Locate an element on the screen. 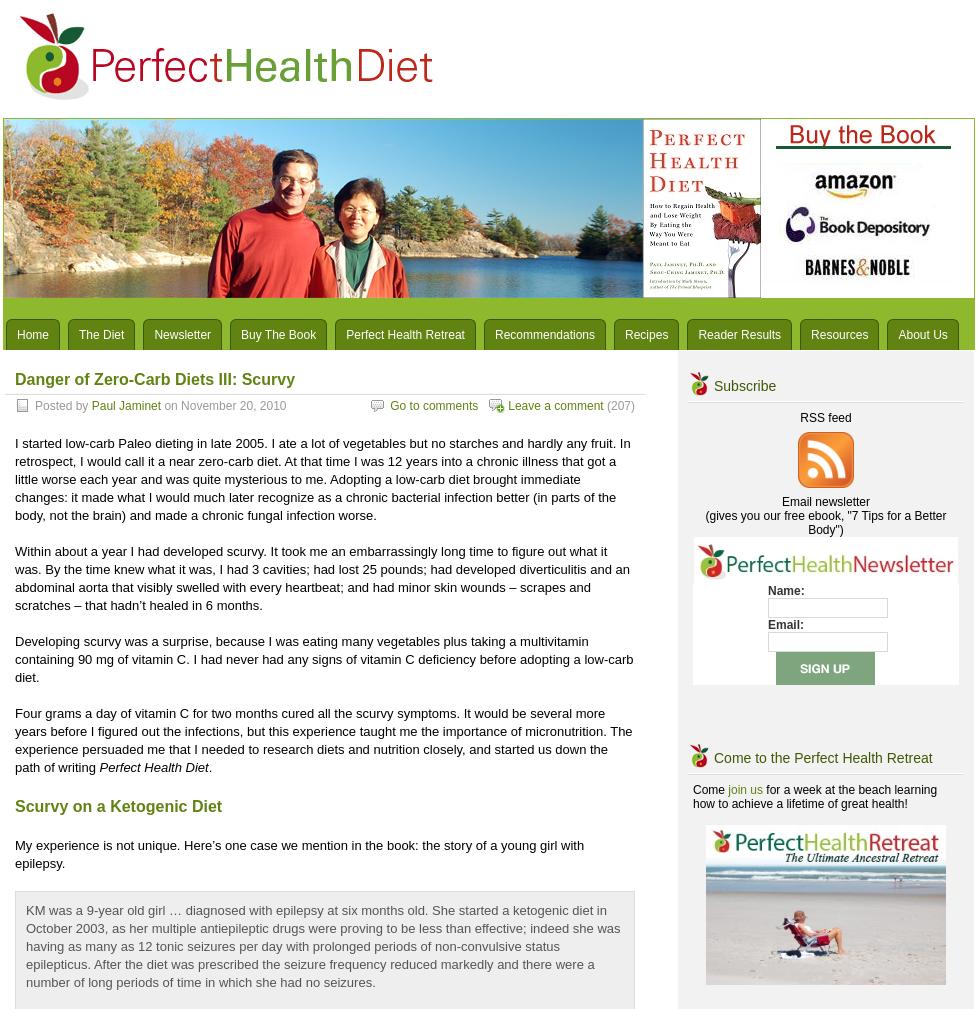 This screenshot has height=1009, width=980. 'Leave a comment' is located at coordinates (555, 405).